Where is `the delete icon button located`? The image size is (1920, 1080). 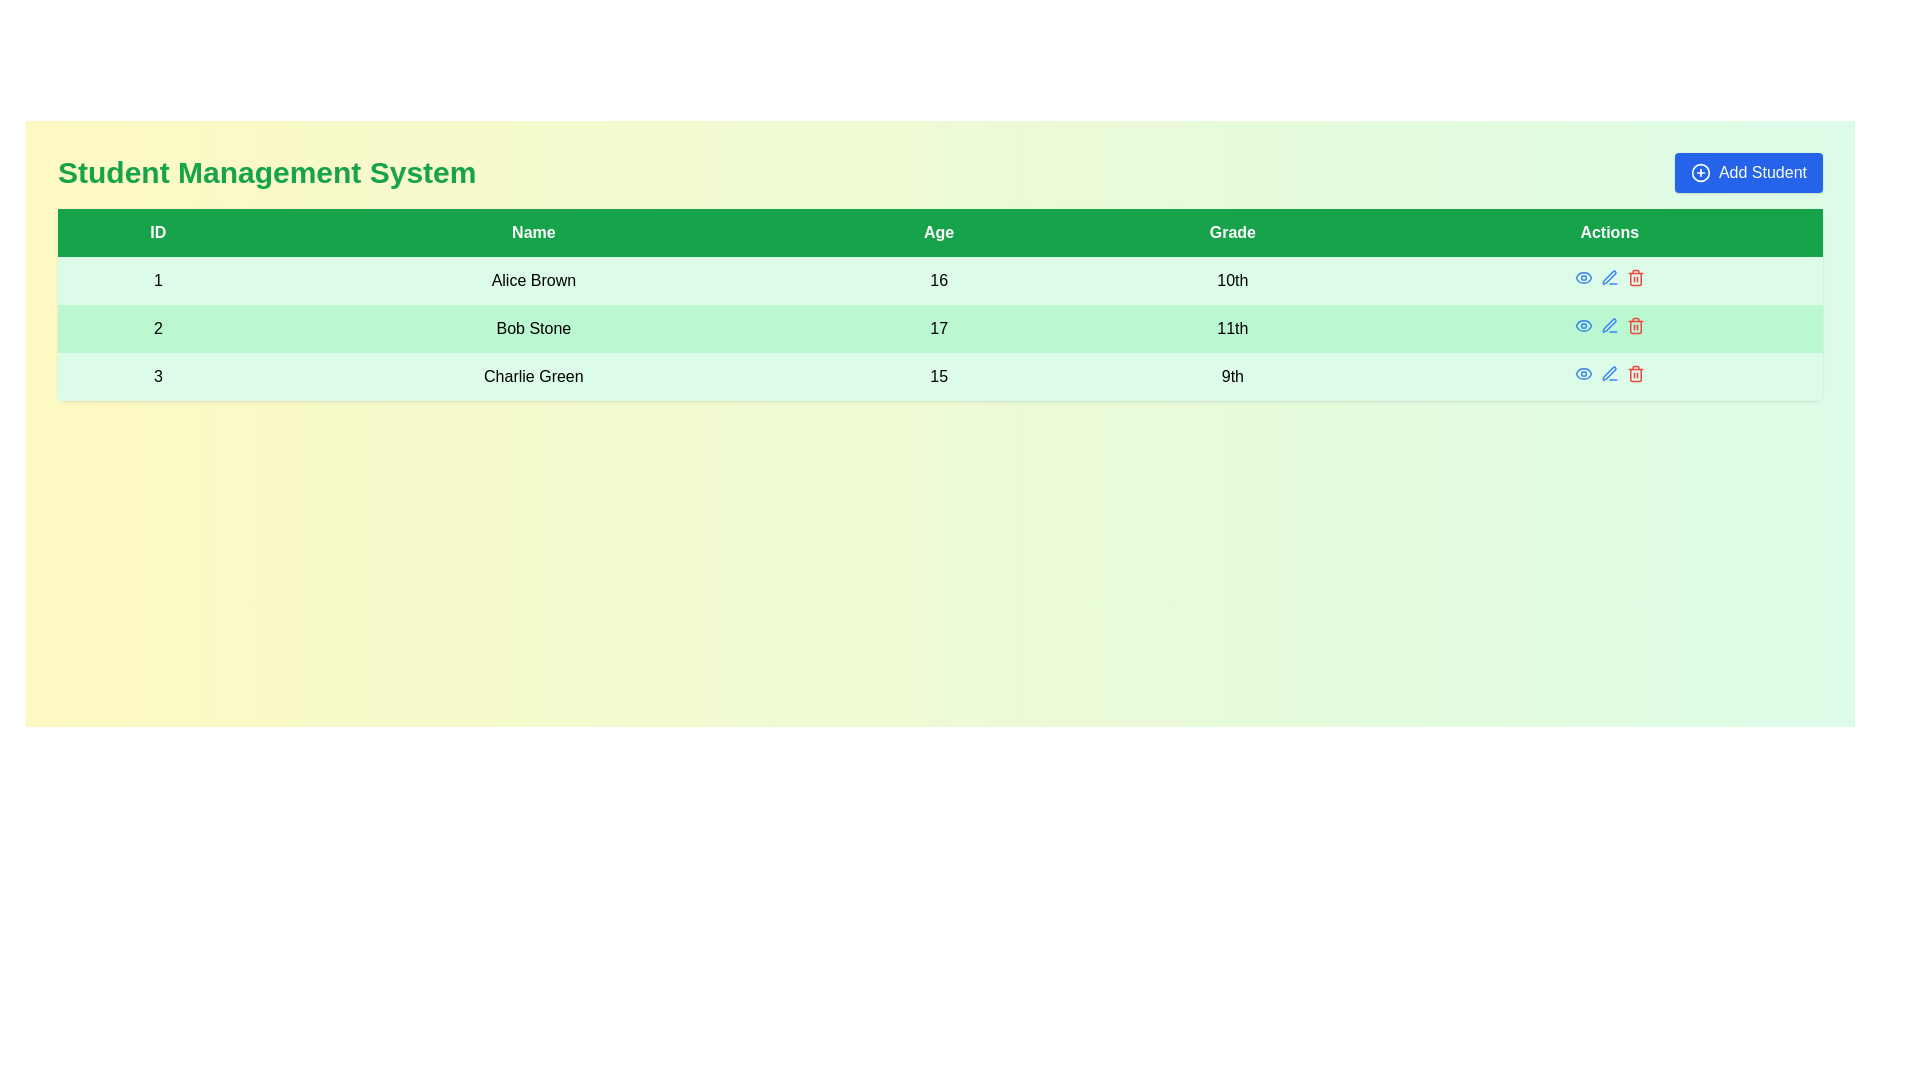
the delete icon button located is located at coordinates (1635, 325).